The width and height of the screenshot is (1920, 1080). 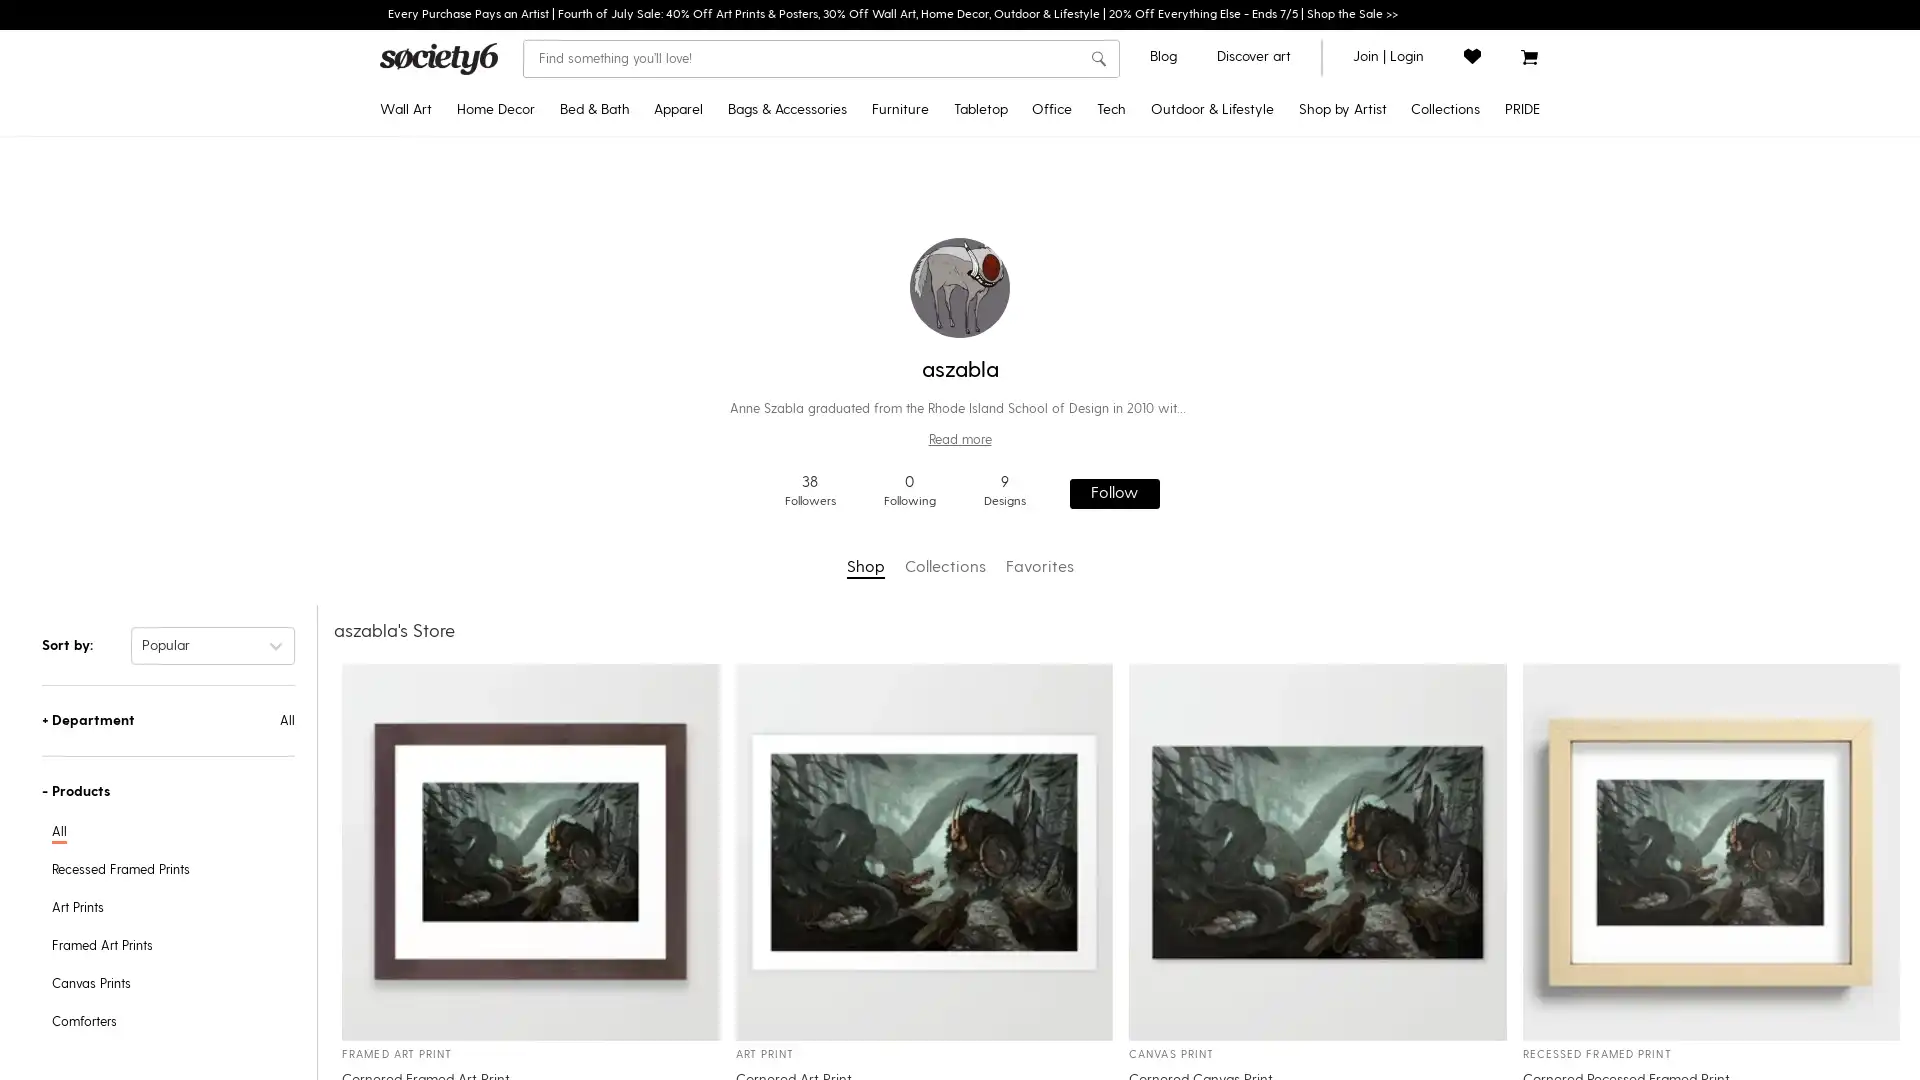 I want to click on Greeting Cards, so click(x=1101, y=451).